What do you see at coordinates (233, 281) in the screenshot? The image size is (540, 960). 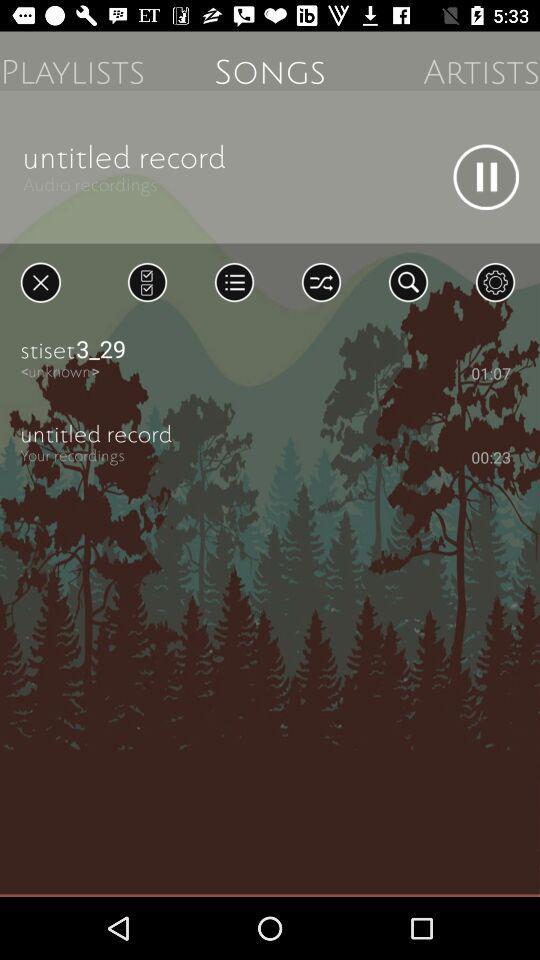 I see `menu` at bounding box center [233, 281].